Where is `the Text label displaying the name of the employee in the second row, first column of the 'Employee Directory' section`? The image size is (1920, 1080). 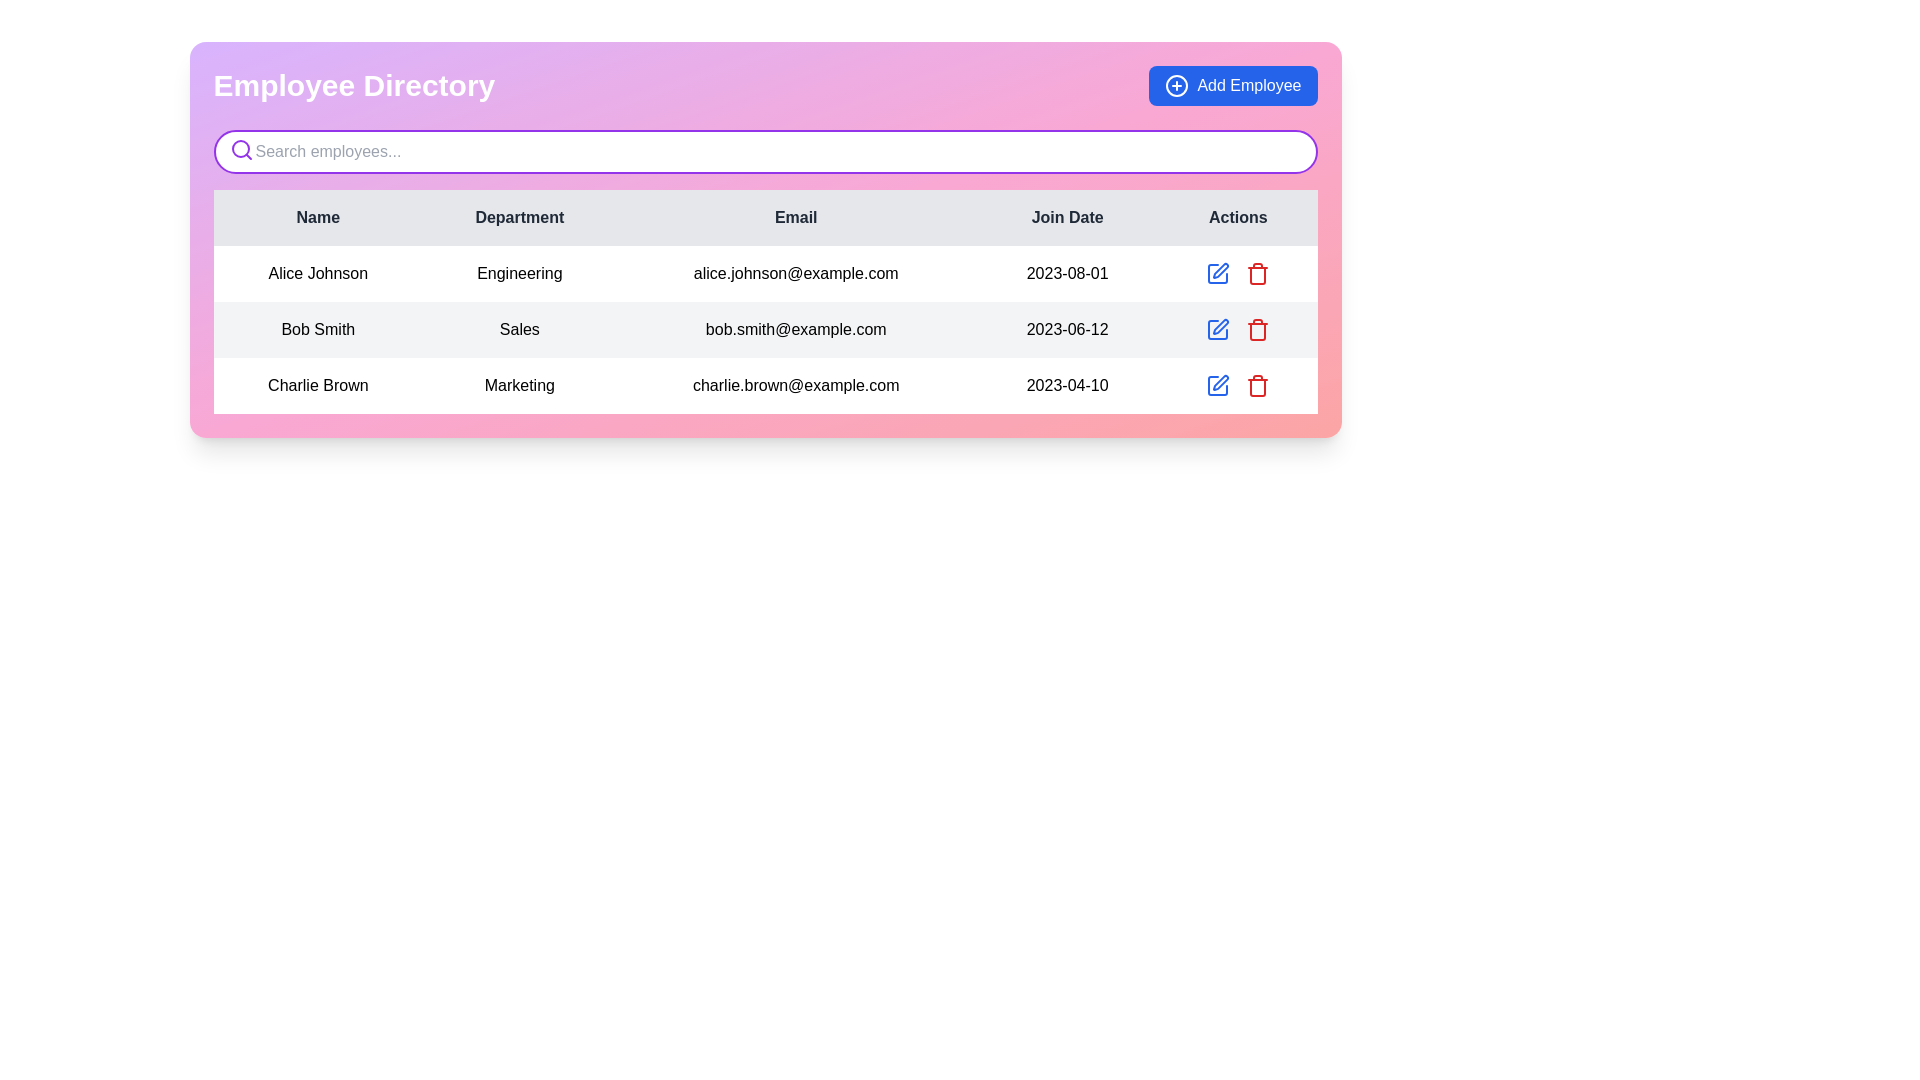 the Text label displaying the name of the employee in the second row, first column of the 'Employee Directory' section is located at coordinates (317, 329).